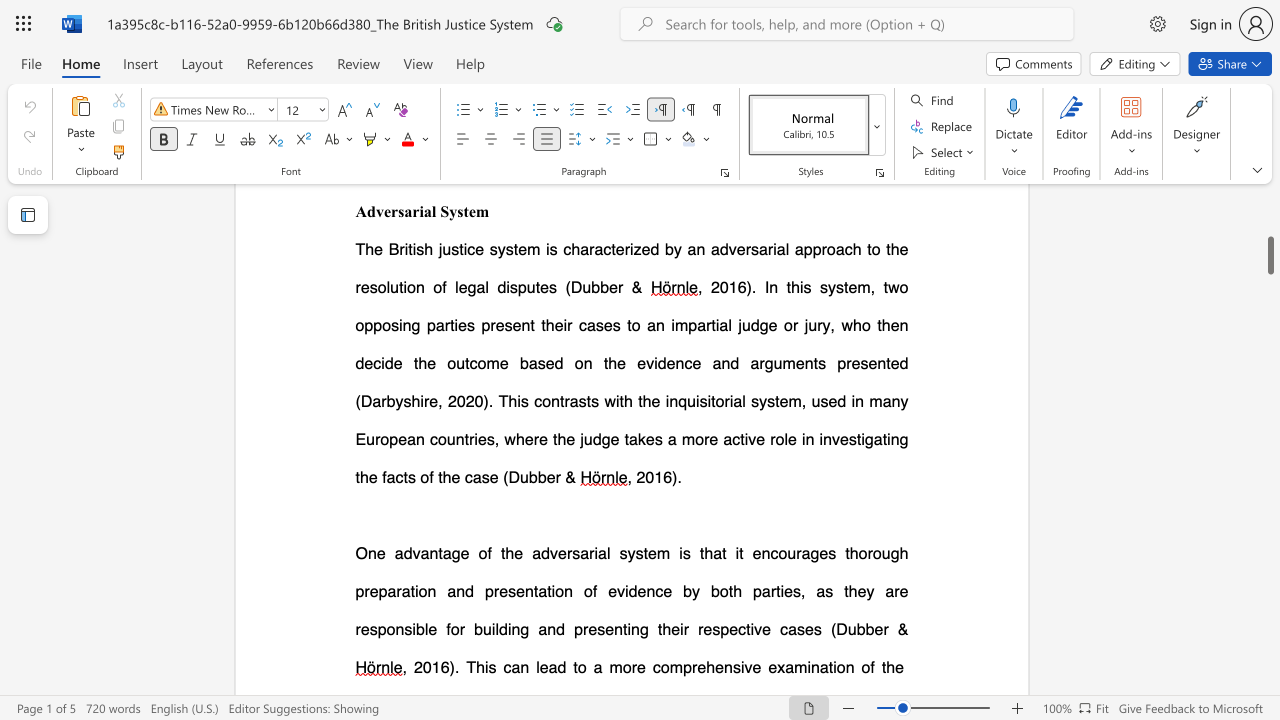 The width and height of the screenshot is (1280, 720). I want to click on the 8th character "e" in the text, so click(569, 438).